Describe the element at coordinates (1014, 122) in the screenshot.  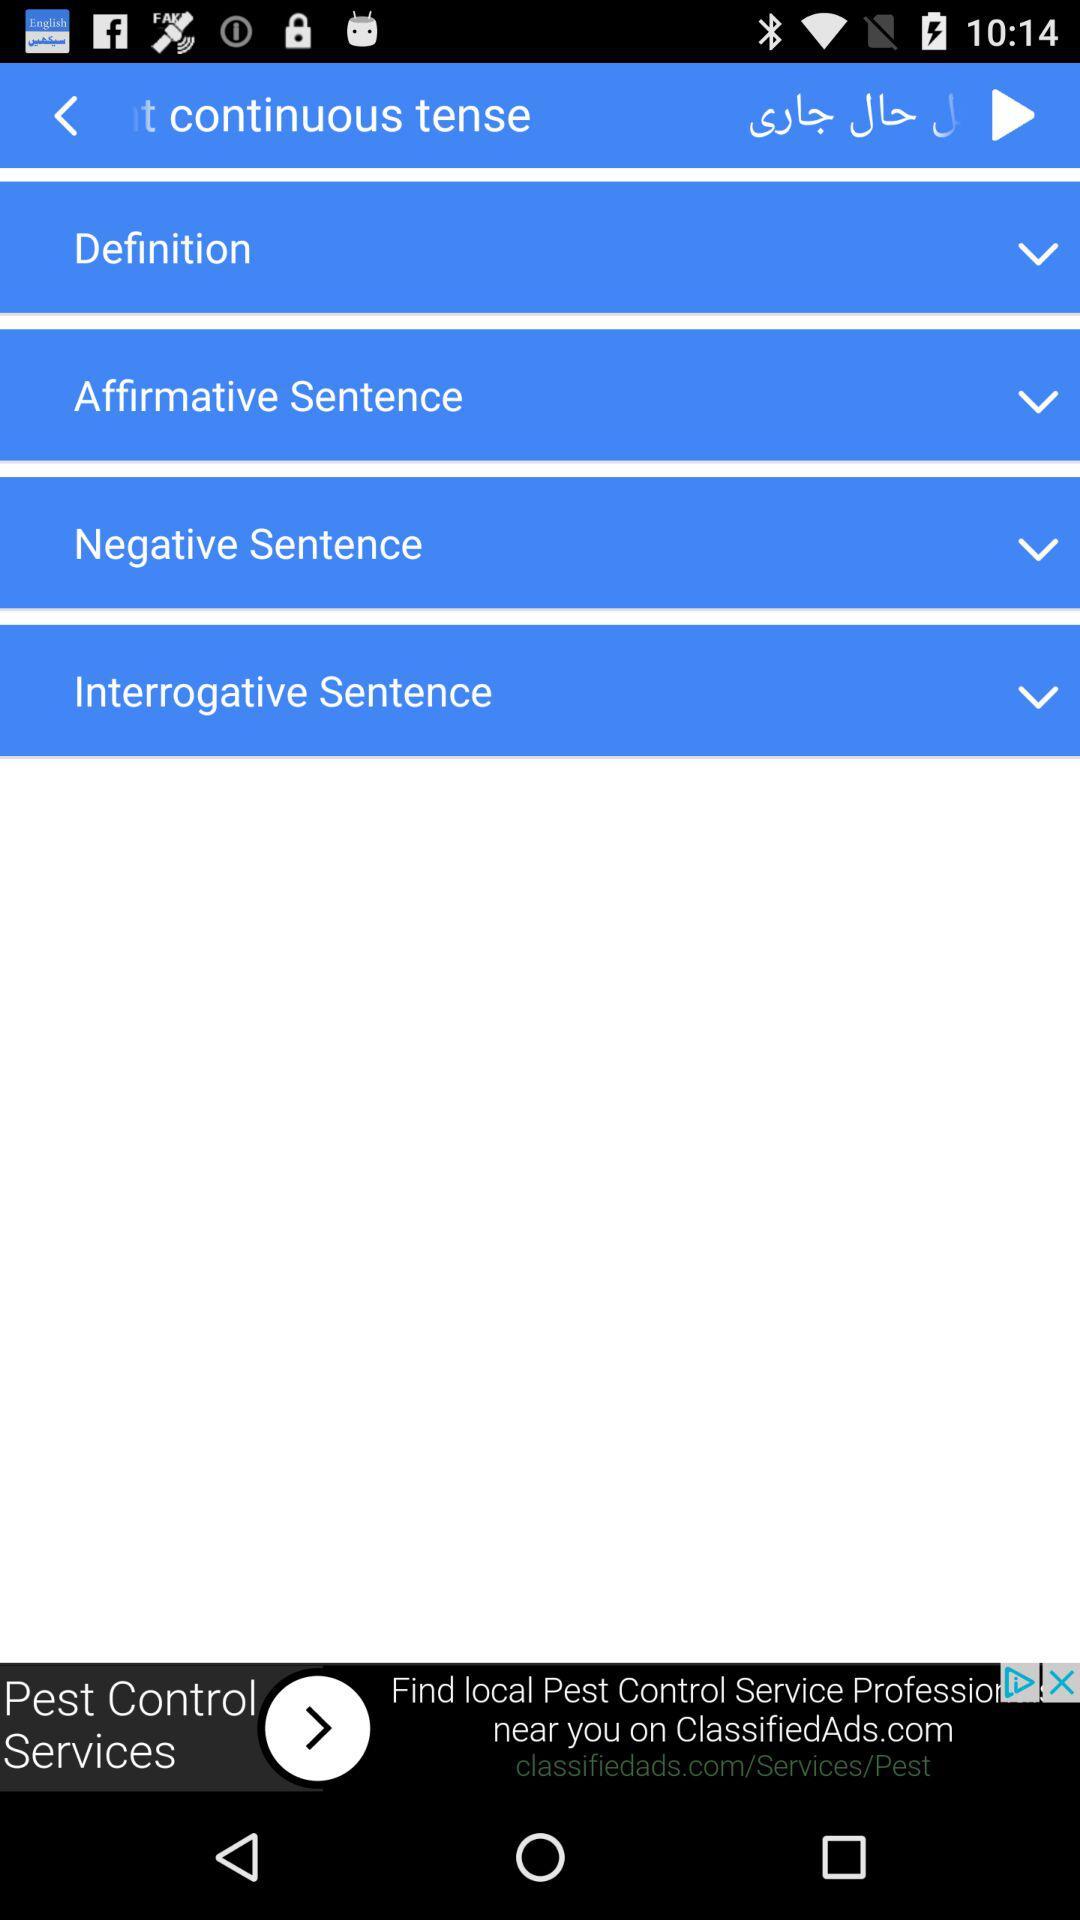
I see `the play icon` at that location.